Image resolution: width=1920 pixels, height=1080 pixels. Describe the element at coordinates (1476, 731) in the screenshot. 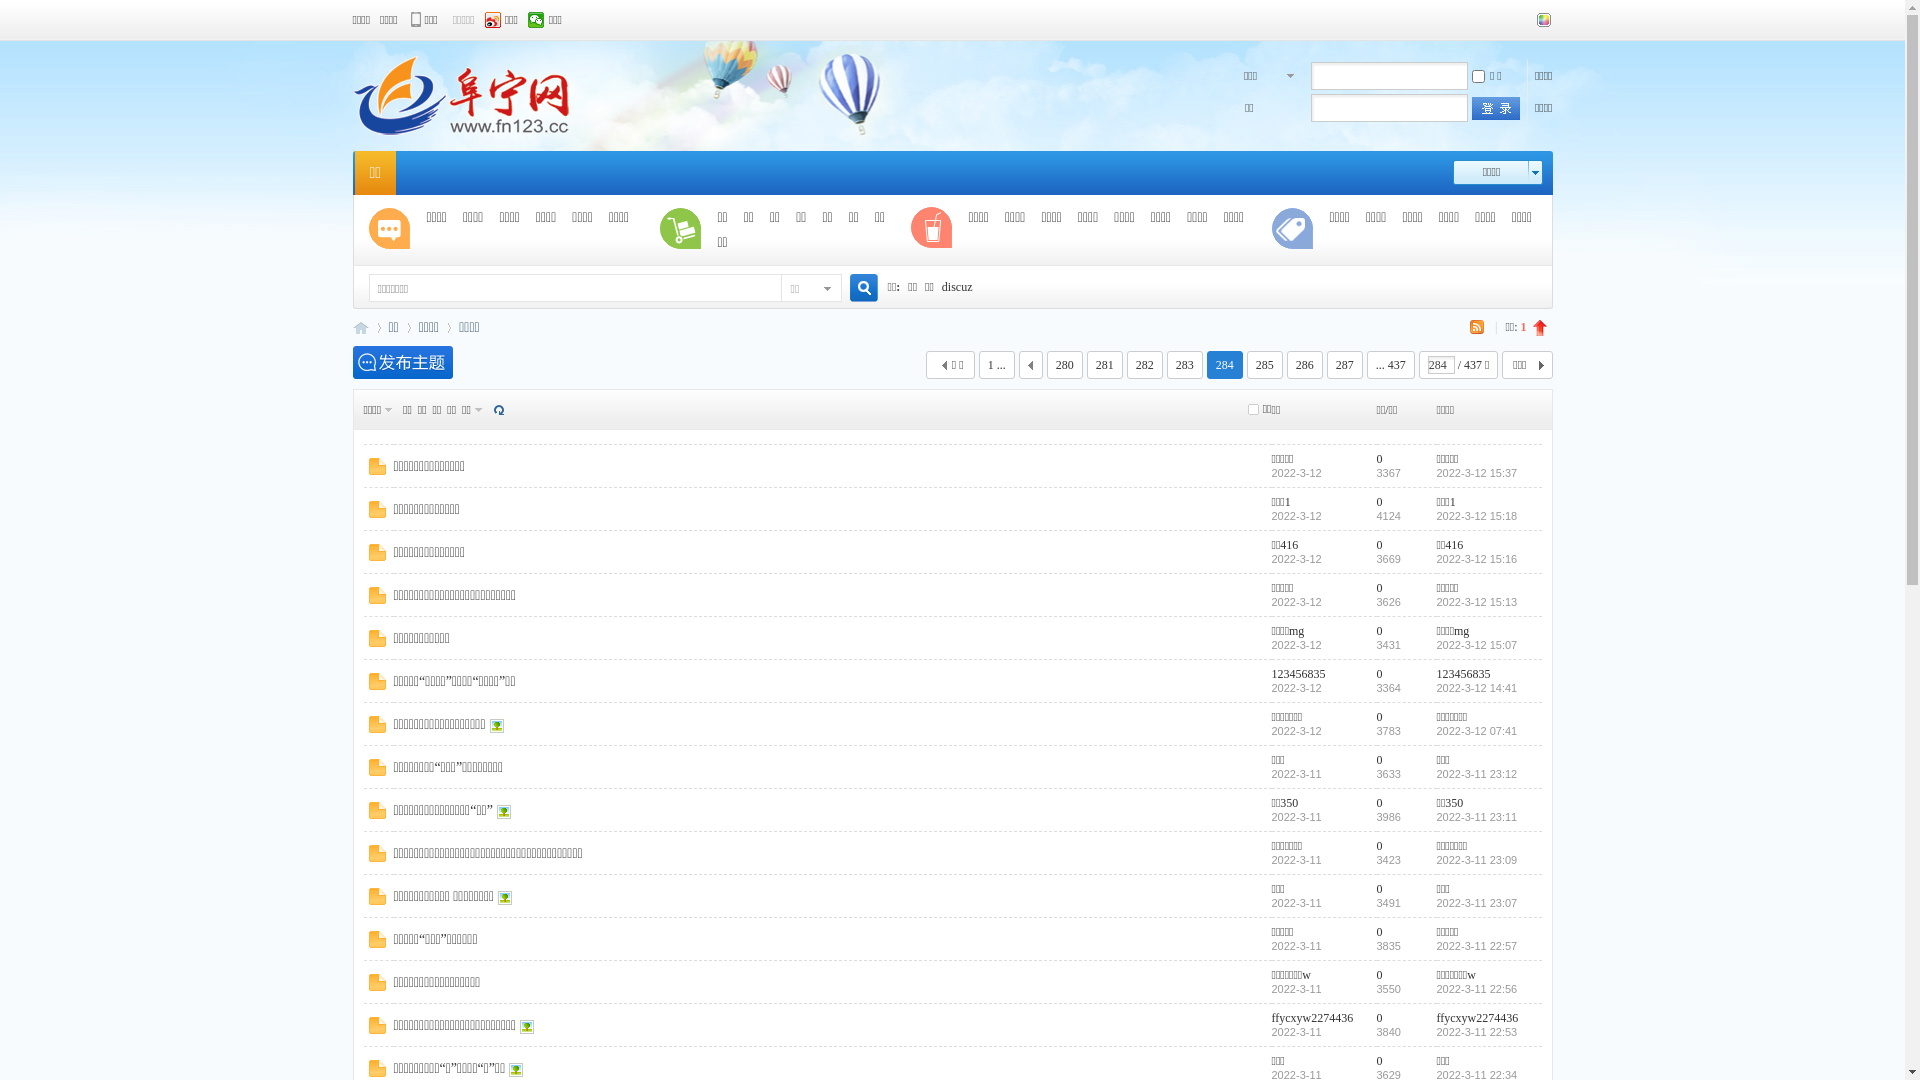

I see `'2022-3-12 07:41'` at that location.